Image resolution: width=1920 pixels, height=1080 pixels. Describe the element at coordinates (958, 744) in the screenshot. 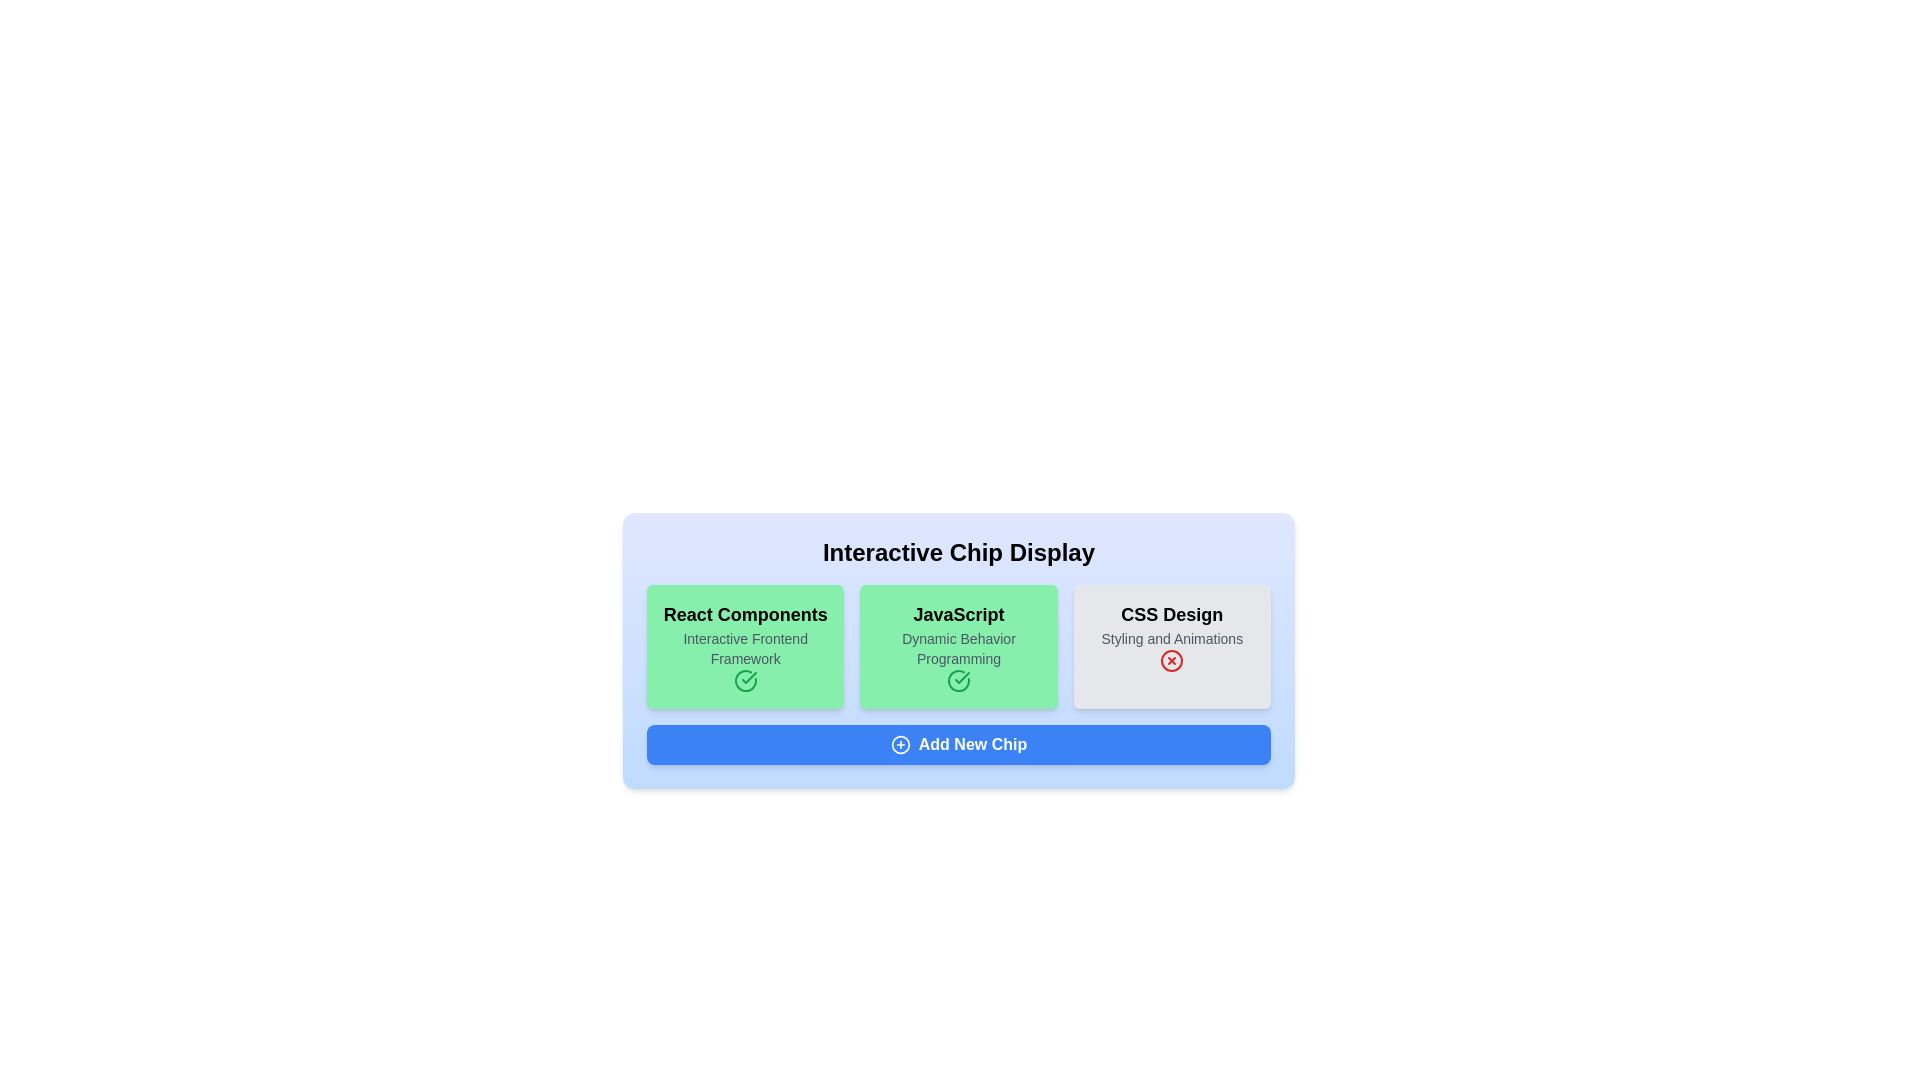

I see `the 'Add New Chip' button to add a new chip` at that location.